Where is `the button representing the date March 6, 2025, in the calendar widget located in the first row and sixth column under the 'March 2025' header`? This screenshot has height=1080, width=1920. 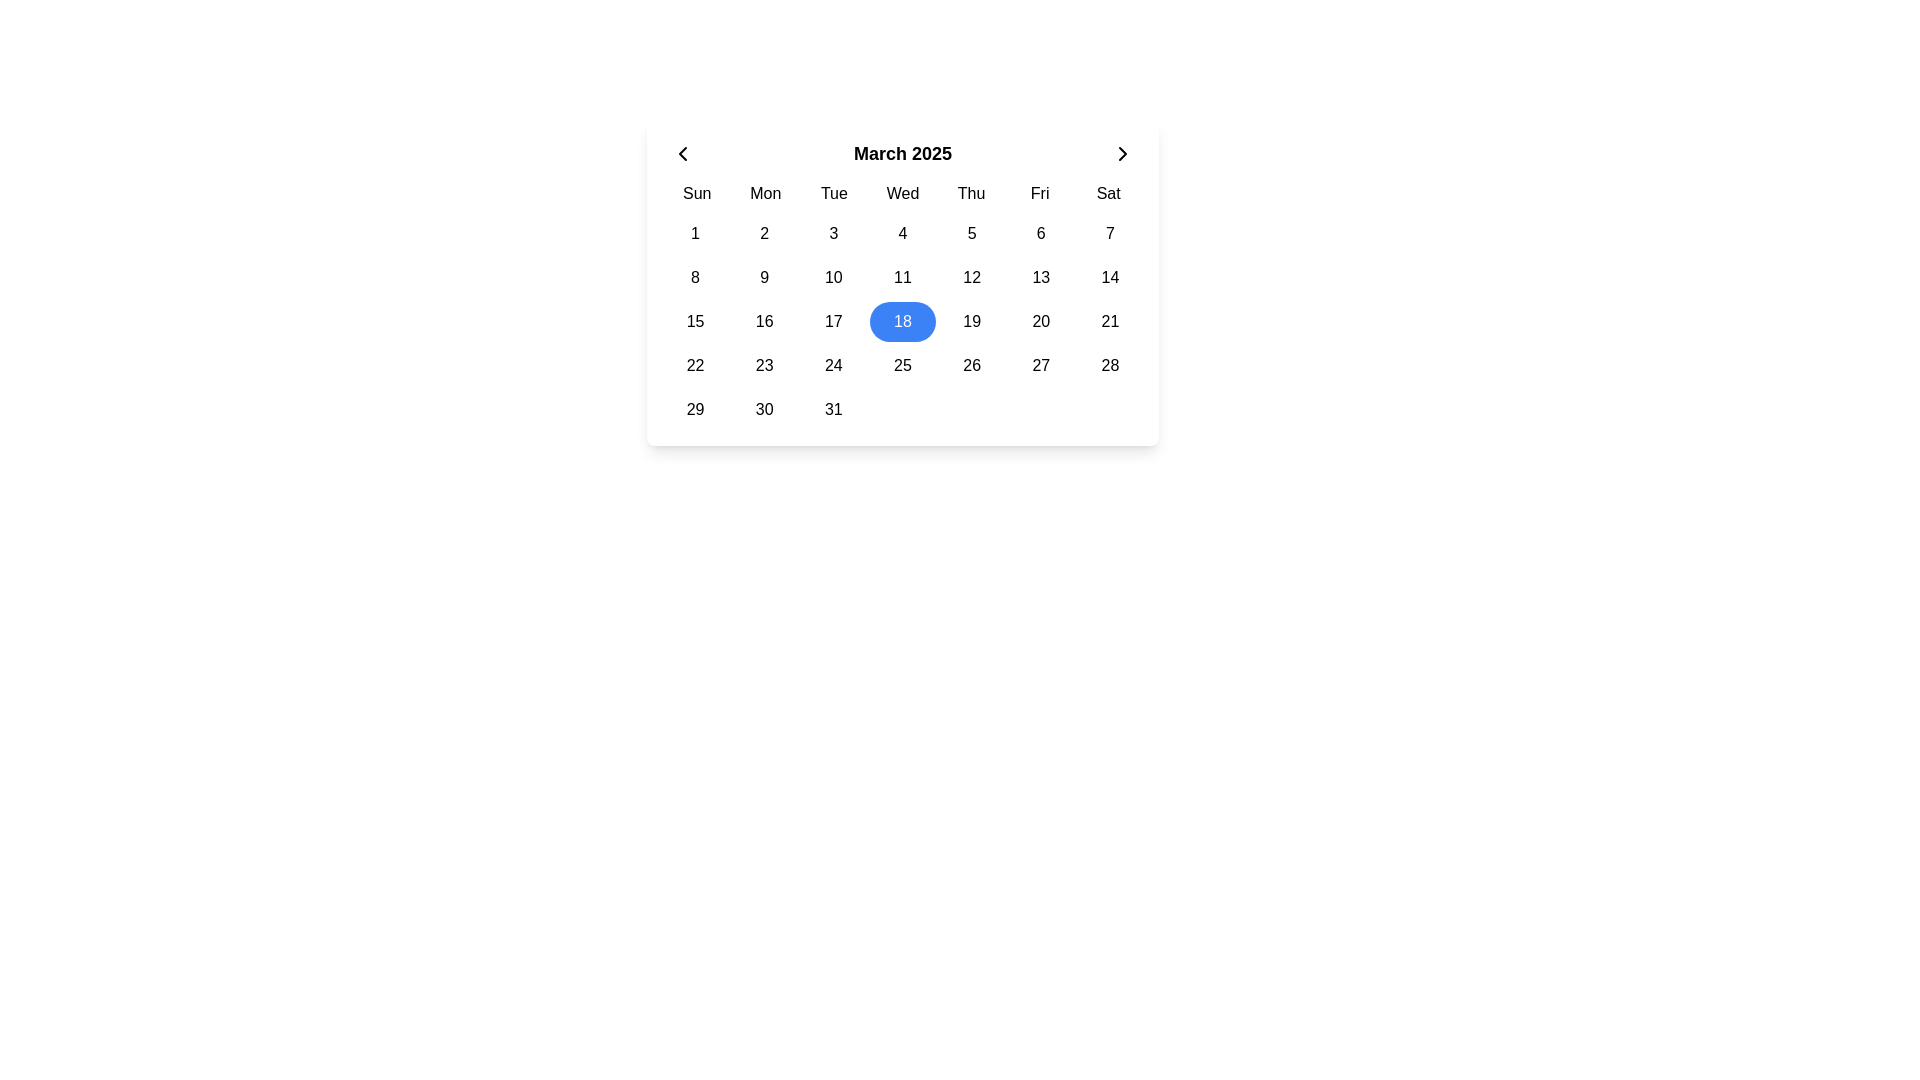
the button representing the date March 6, 2025, in the calendar widget located in the first row and sixth column under the 'March 2025' header is located at coordinates (1040, 233).